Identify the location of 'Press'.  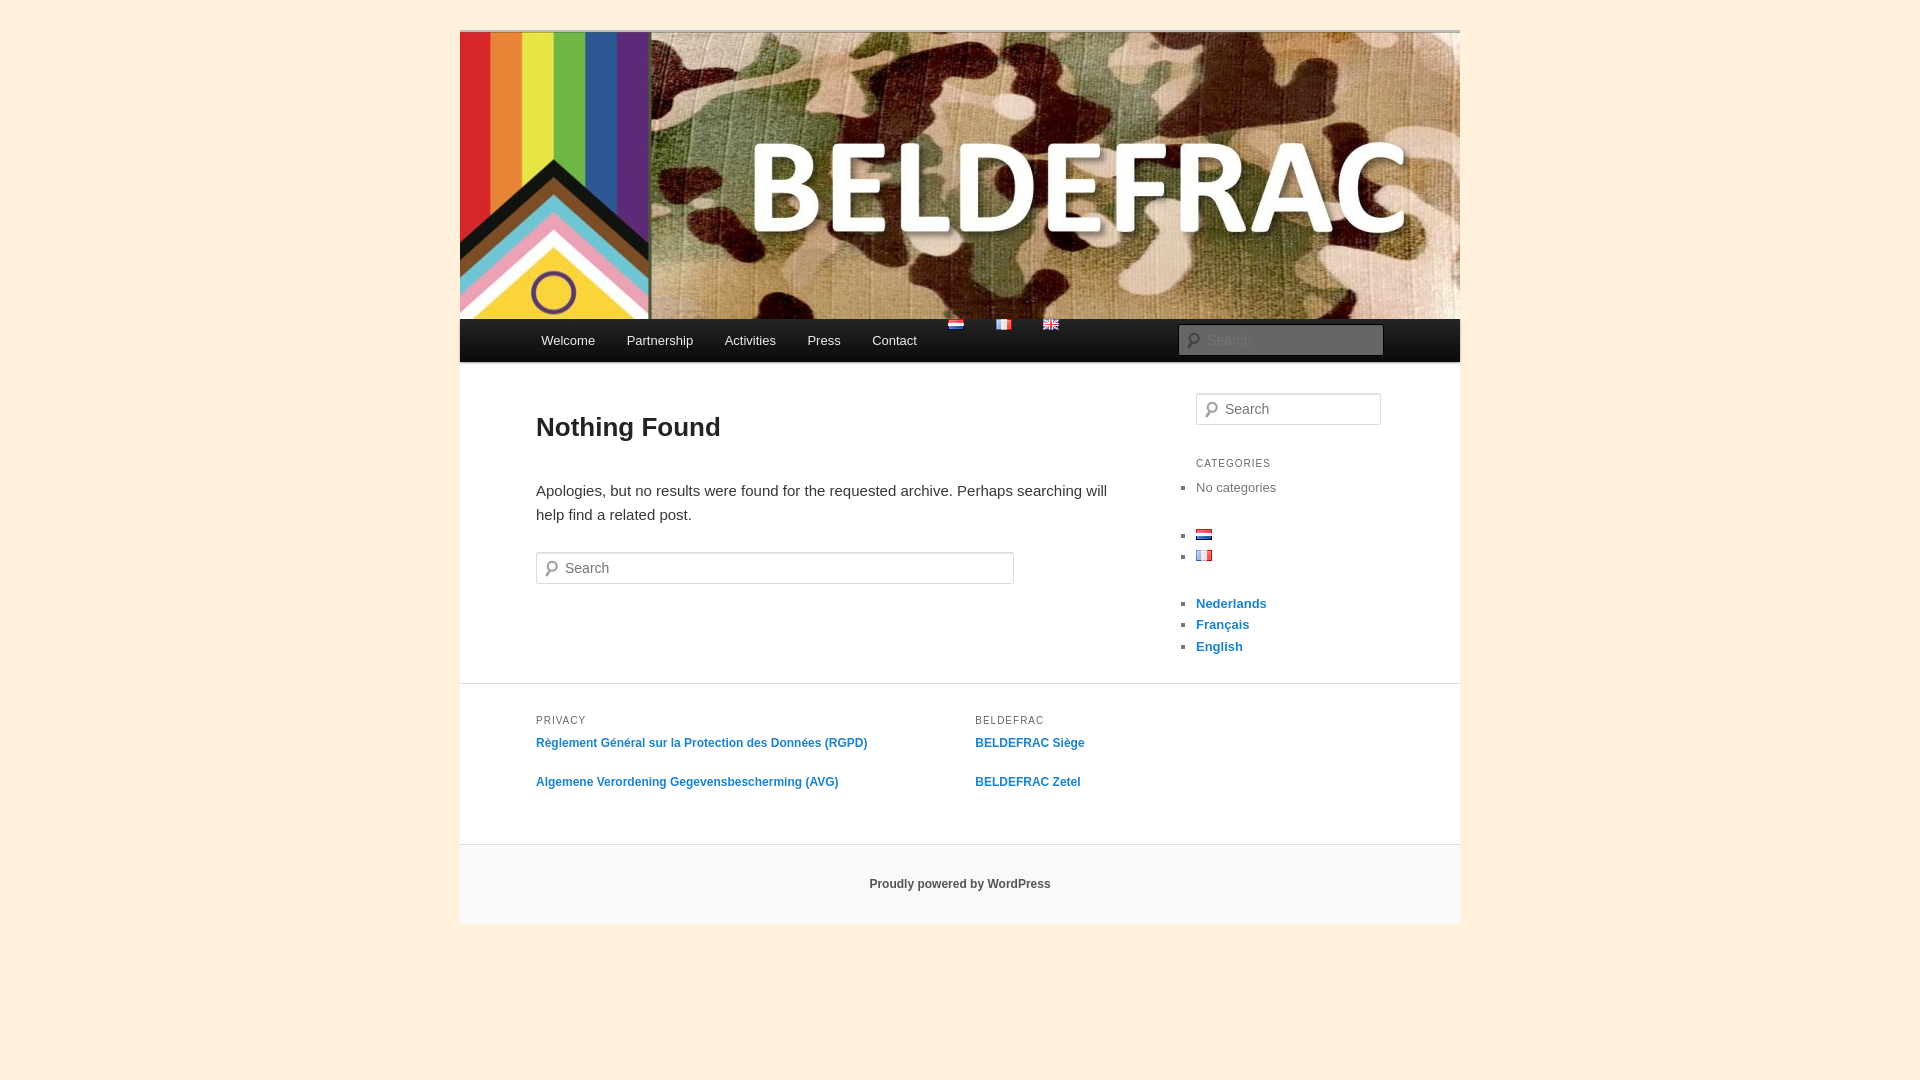
(824, 339).